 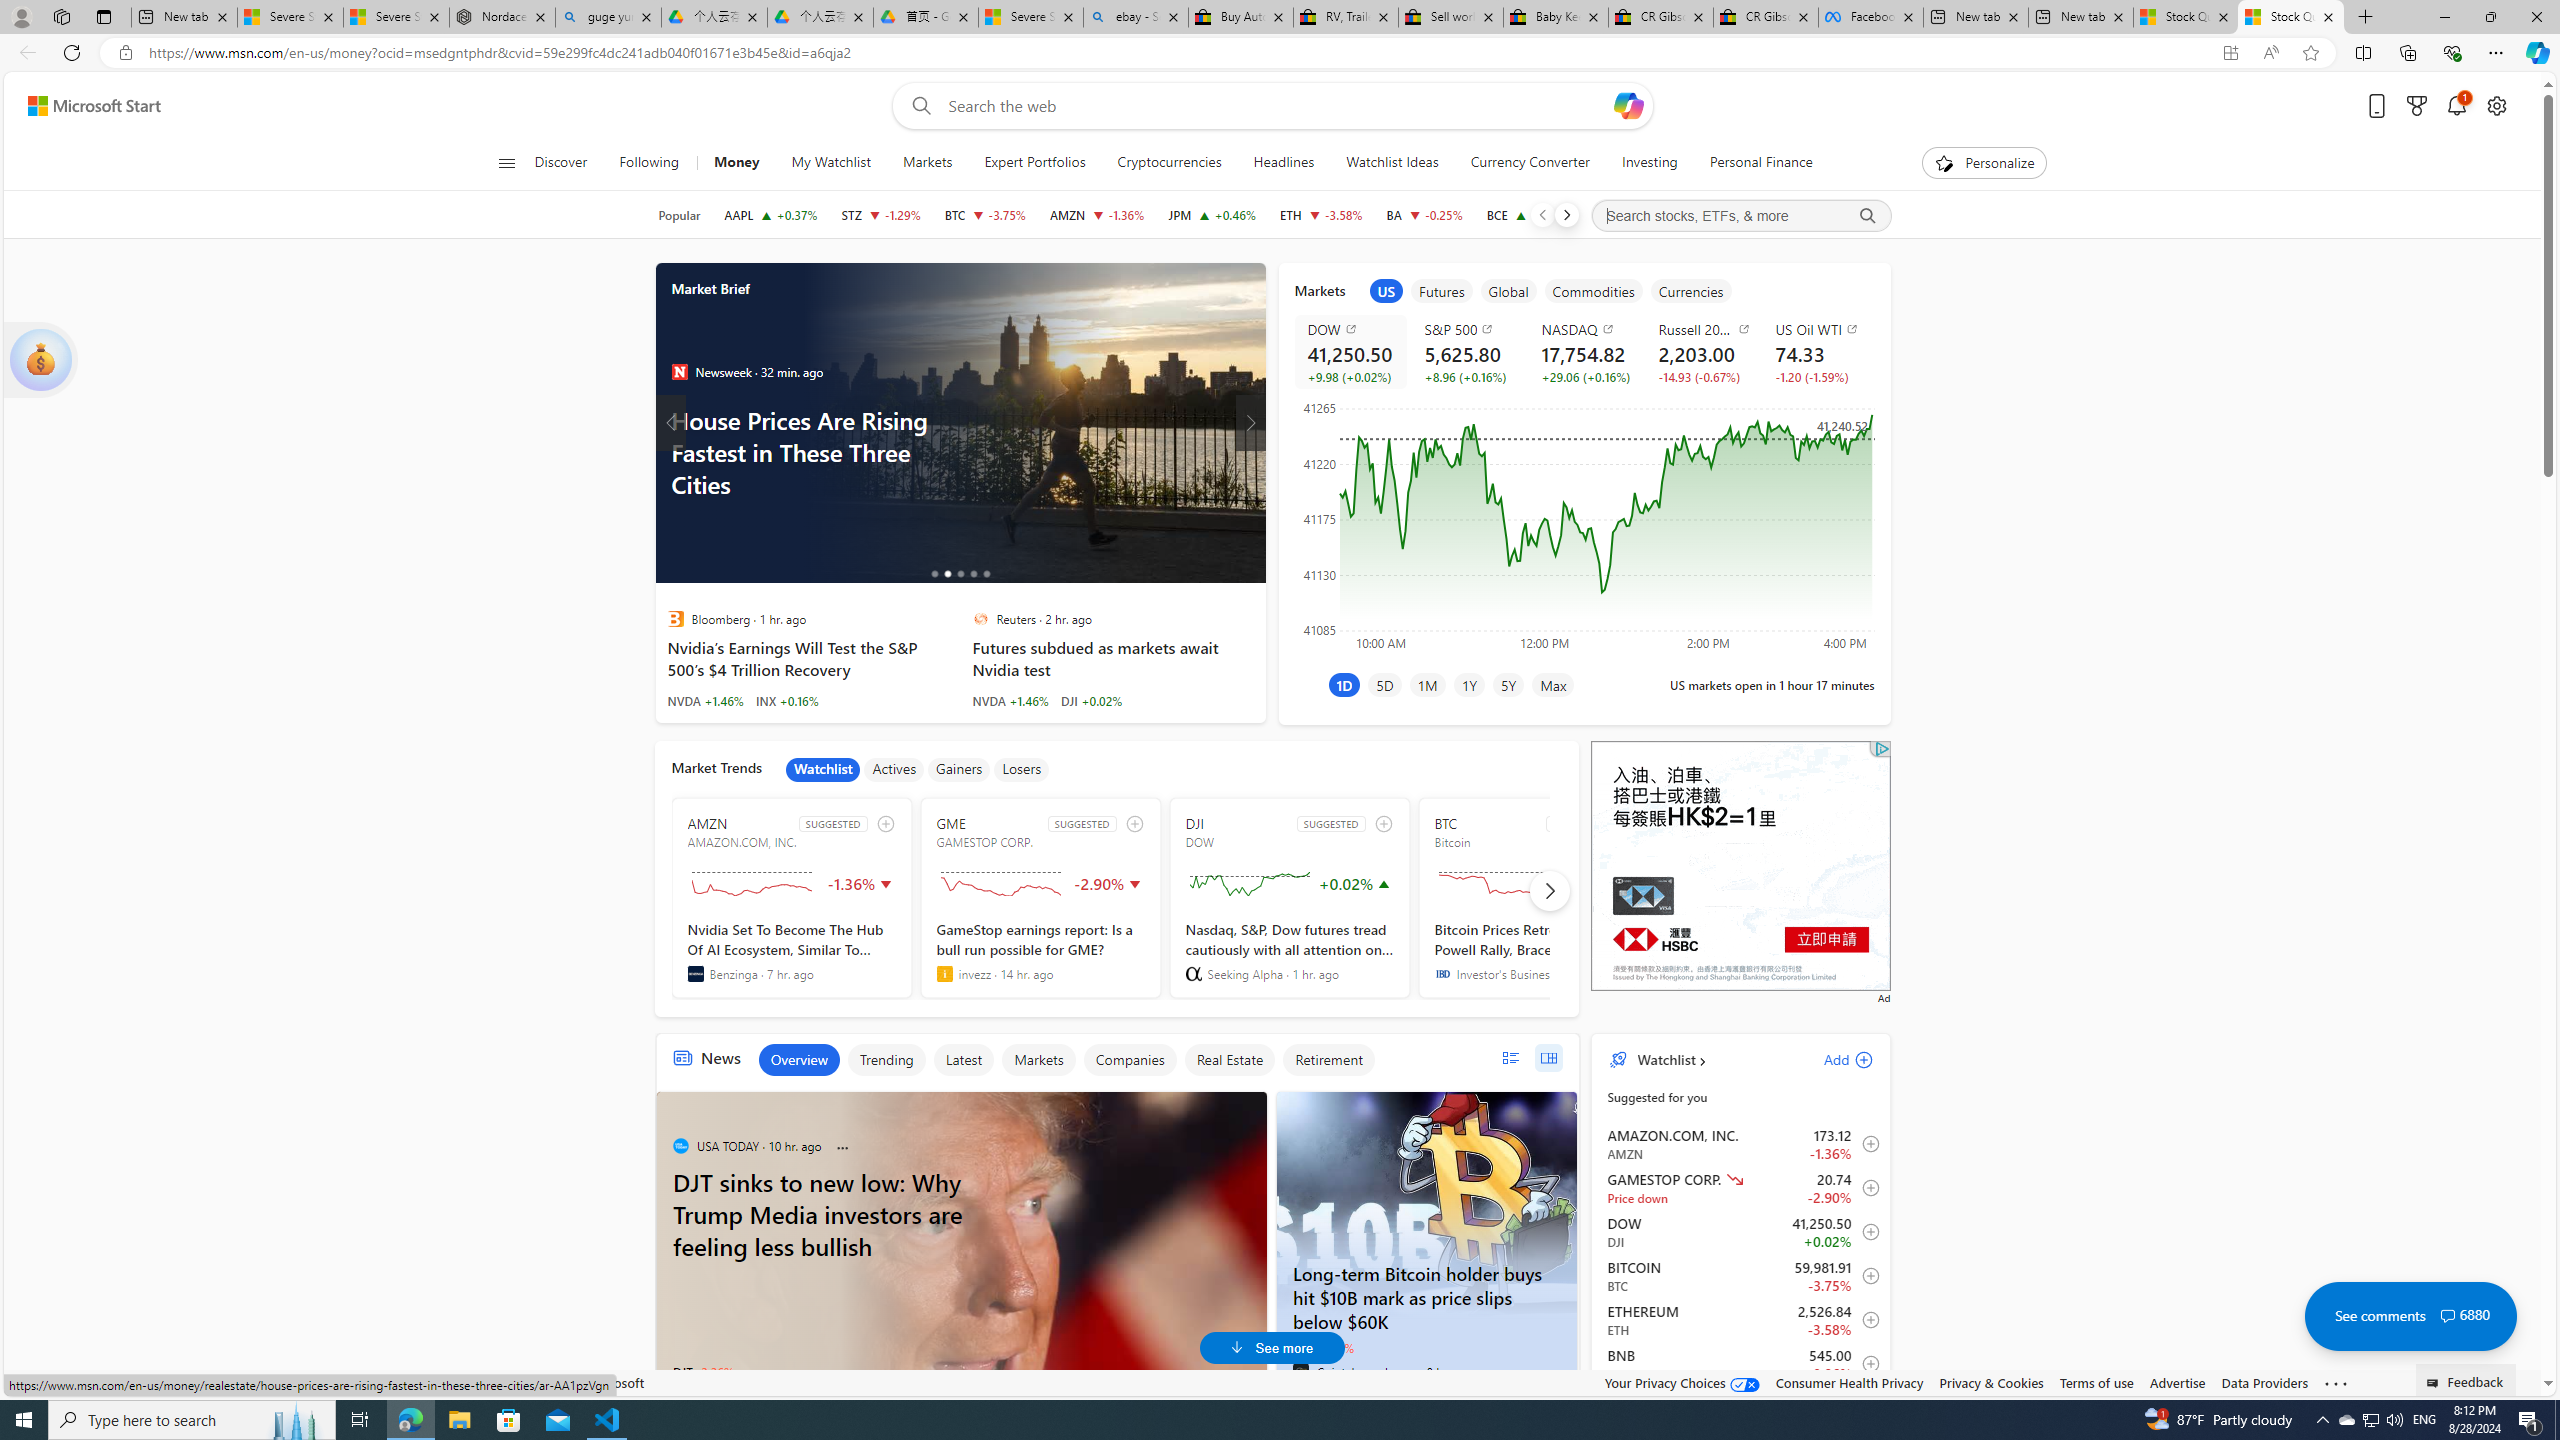 I want to click on 'Class: oneFooter_seeMore-DS-EntryPoint1-1', so click(x=2335, y=1382).